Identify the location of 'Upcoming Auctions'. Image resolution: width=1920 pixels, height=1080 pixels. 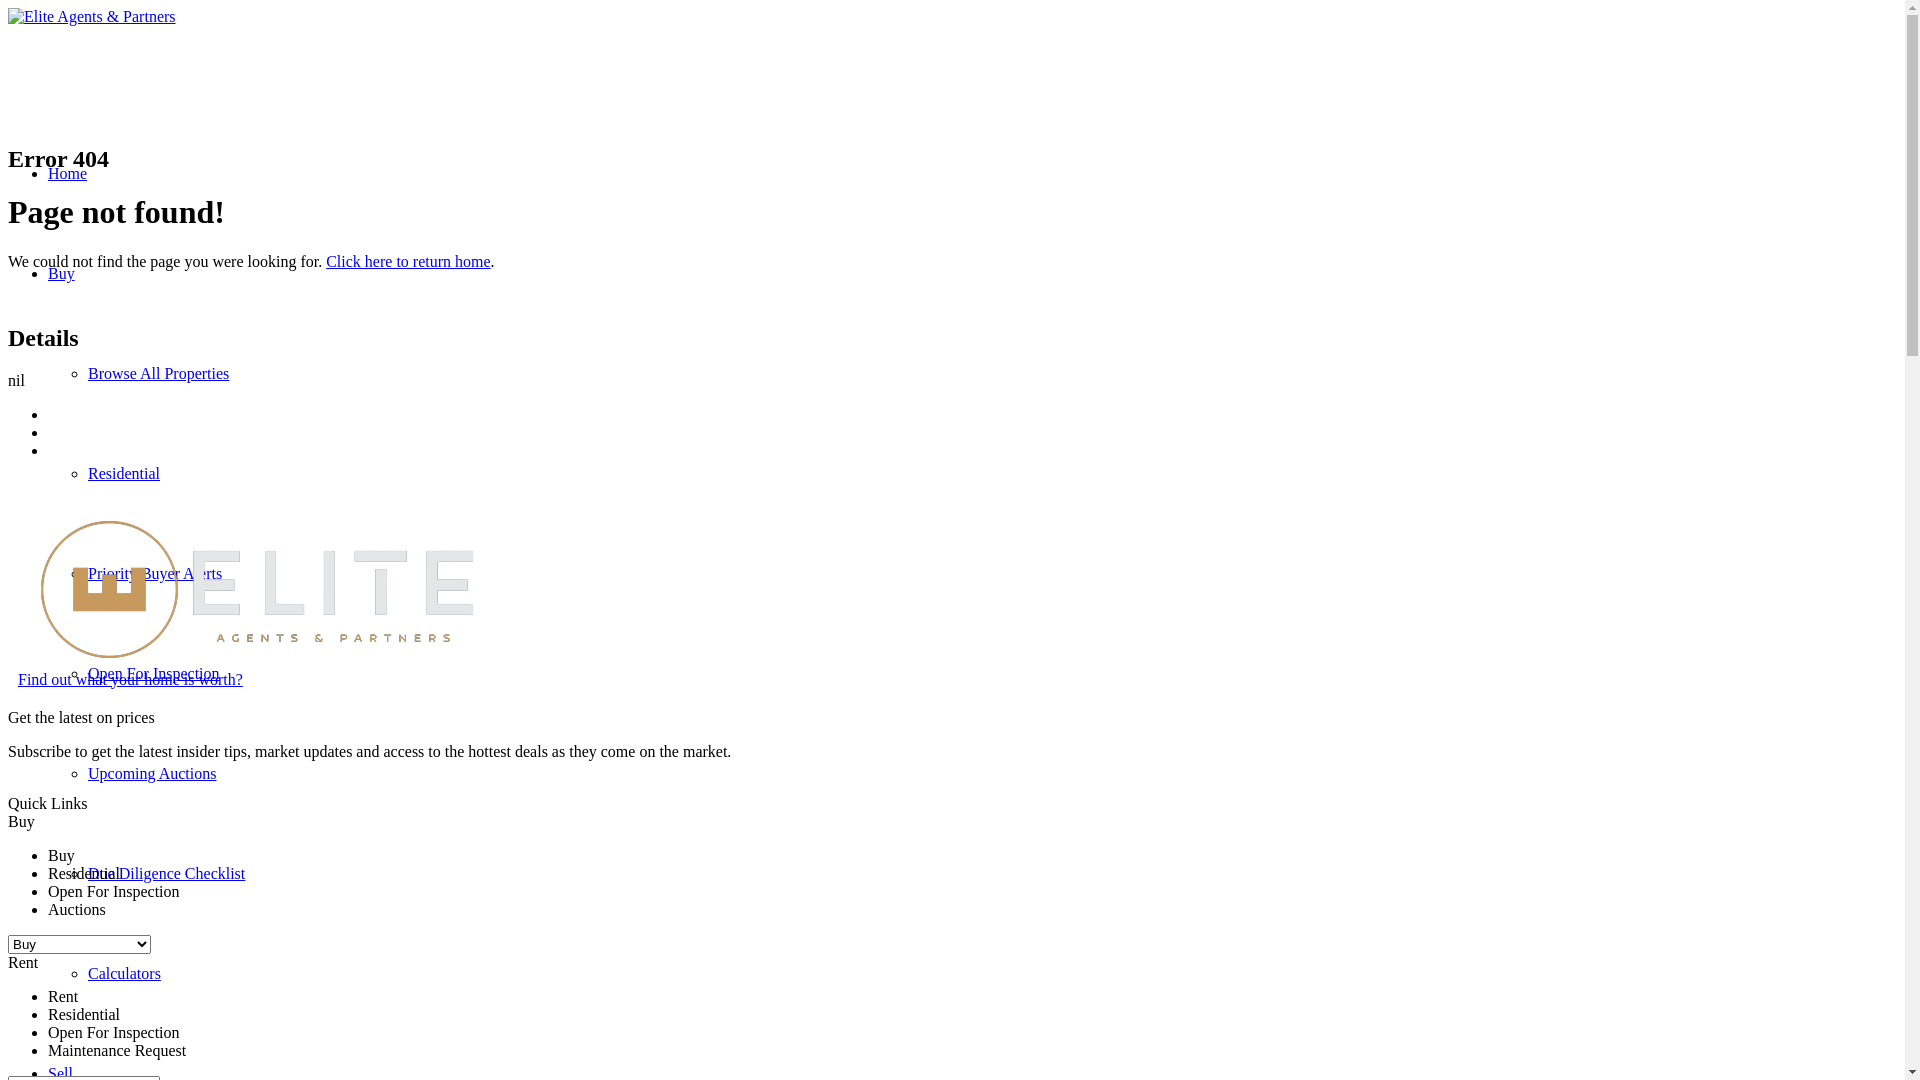
(151, 772).